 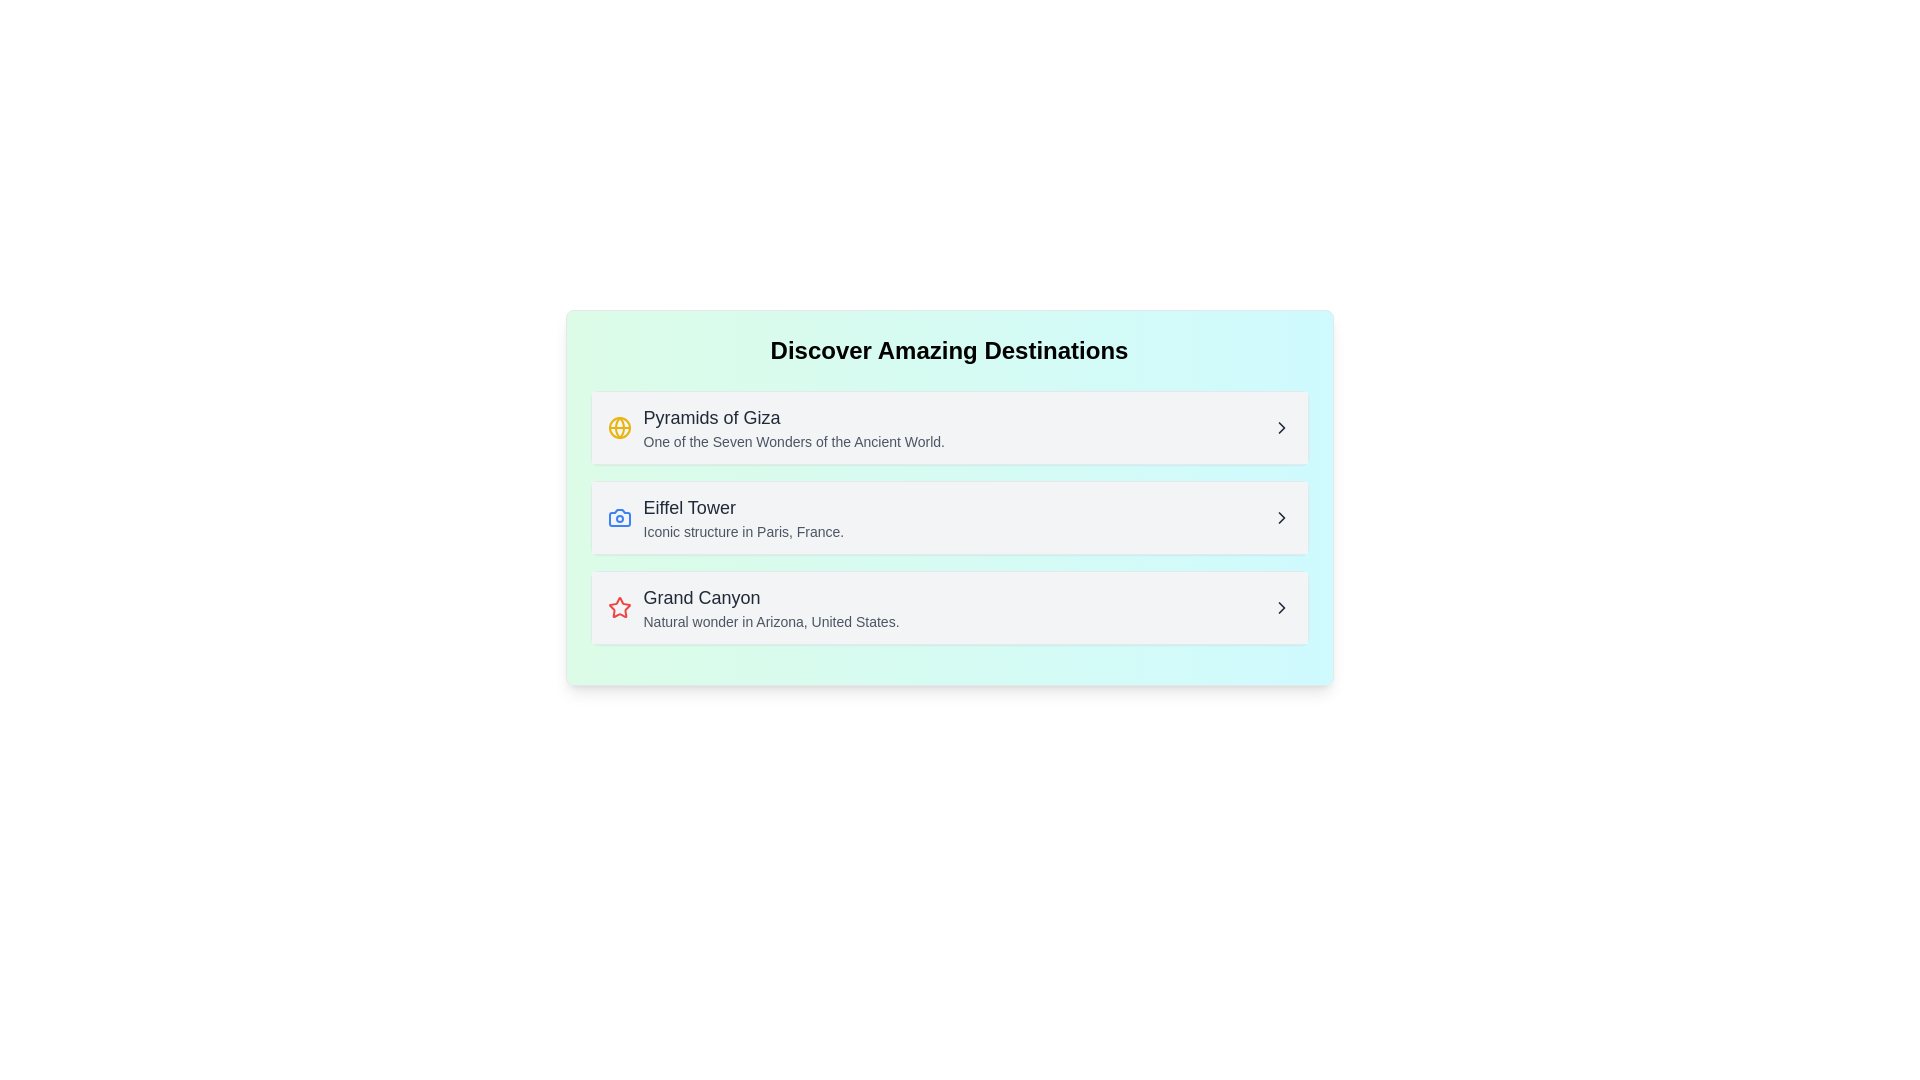 I want to click on the third list item in the 'Discover Amazing Destinations' card, which is related to 'Grand Canyon', so click(x=948, y=607).